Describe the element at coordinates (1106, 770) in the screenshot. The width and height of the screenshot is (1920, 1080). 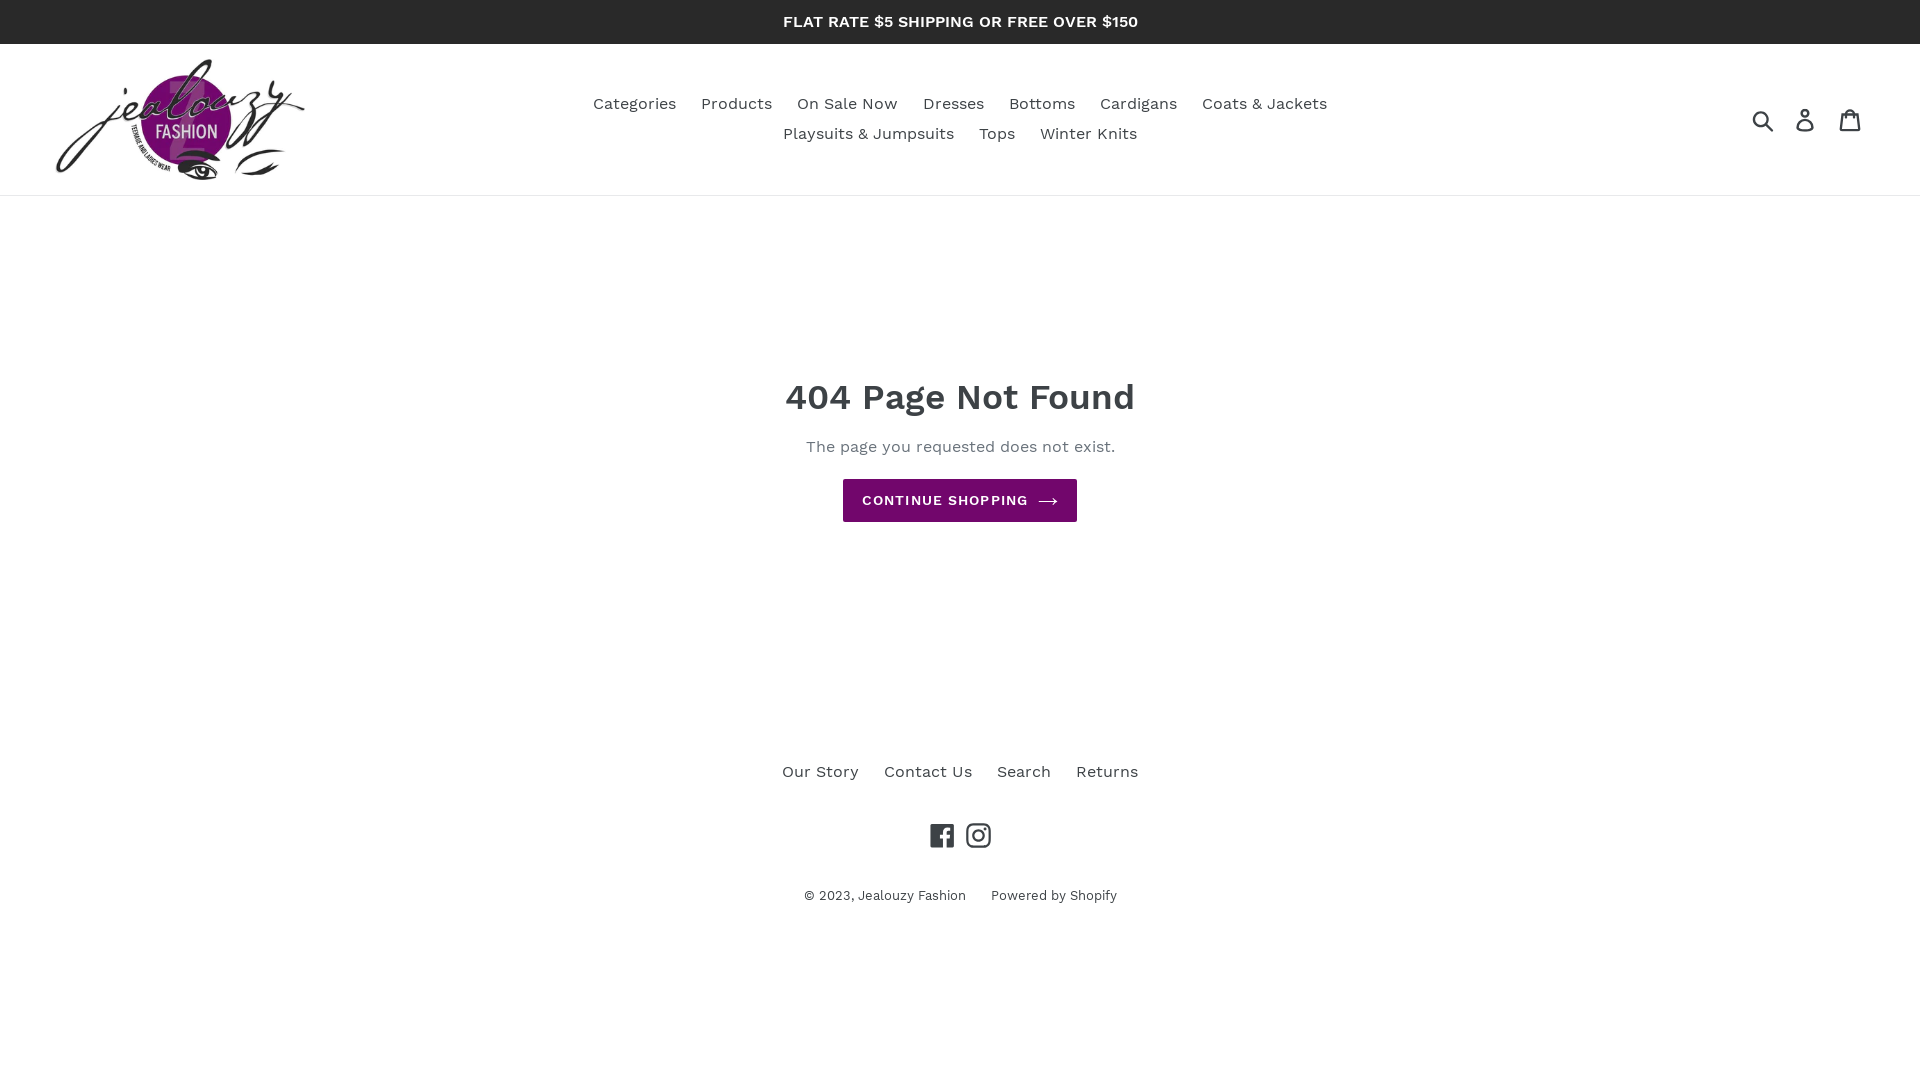
I see `'Returns'` at that location.